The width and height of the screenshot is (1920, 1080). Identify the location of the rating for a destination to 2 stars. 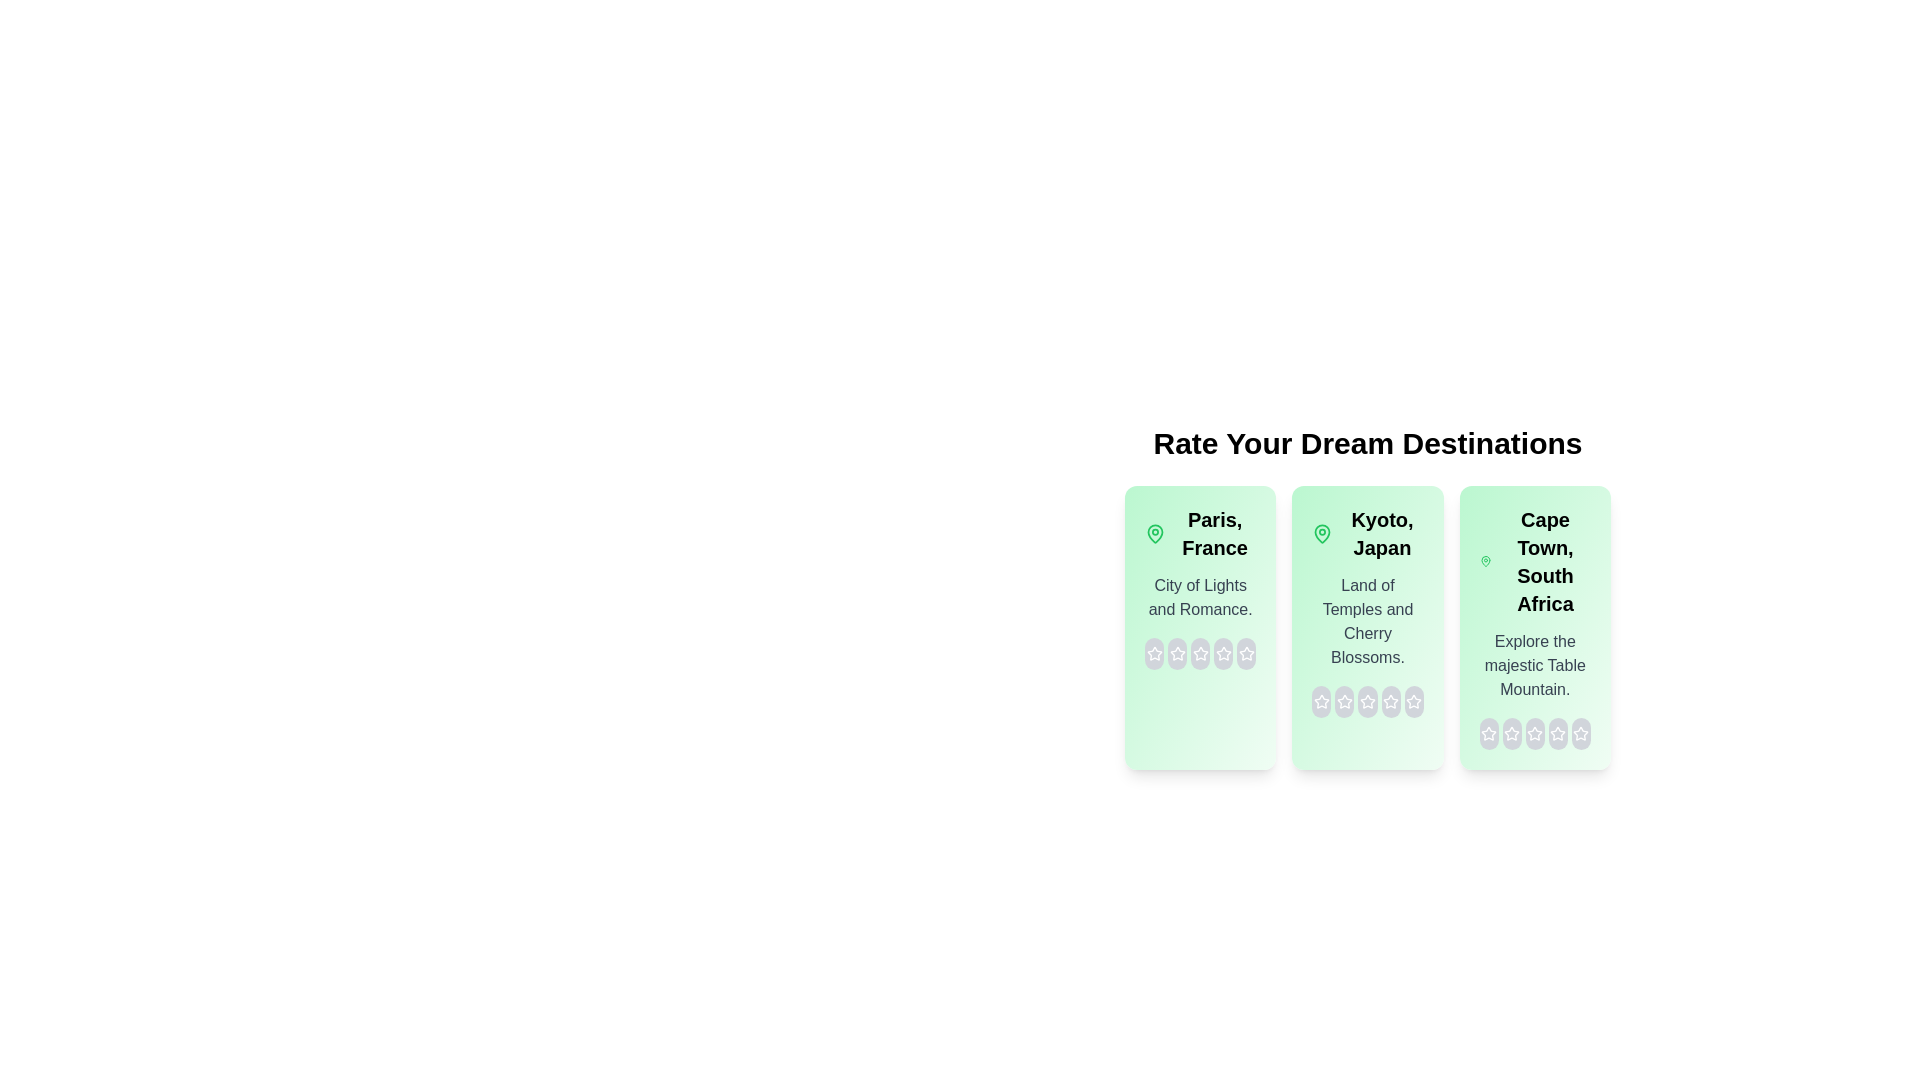
(1177, 654).